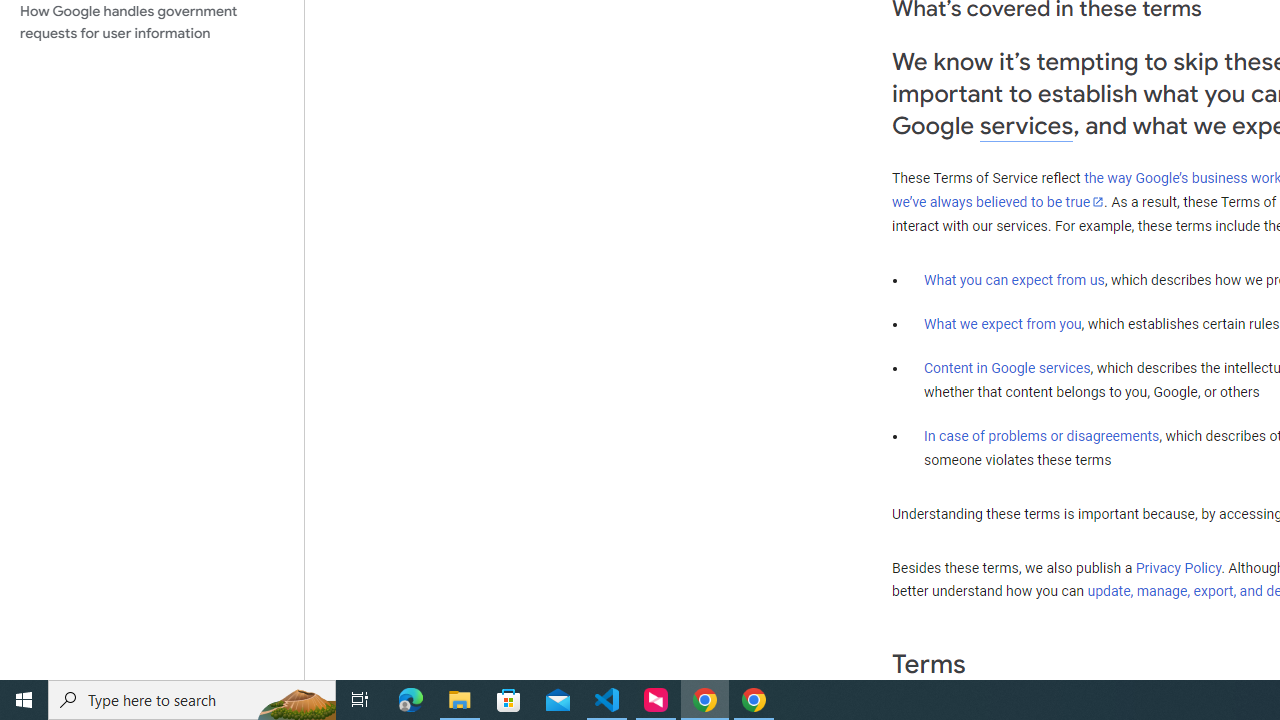 This screenshot has width=1280, height=720. Describe the element at coordinates (1014, 279) in the screenshot. I see `'What you can expect from us'` at that location.